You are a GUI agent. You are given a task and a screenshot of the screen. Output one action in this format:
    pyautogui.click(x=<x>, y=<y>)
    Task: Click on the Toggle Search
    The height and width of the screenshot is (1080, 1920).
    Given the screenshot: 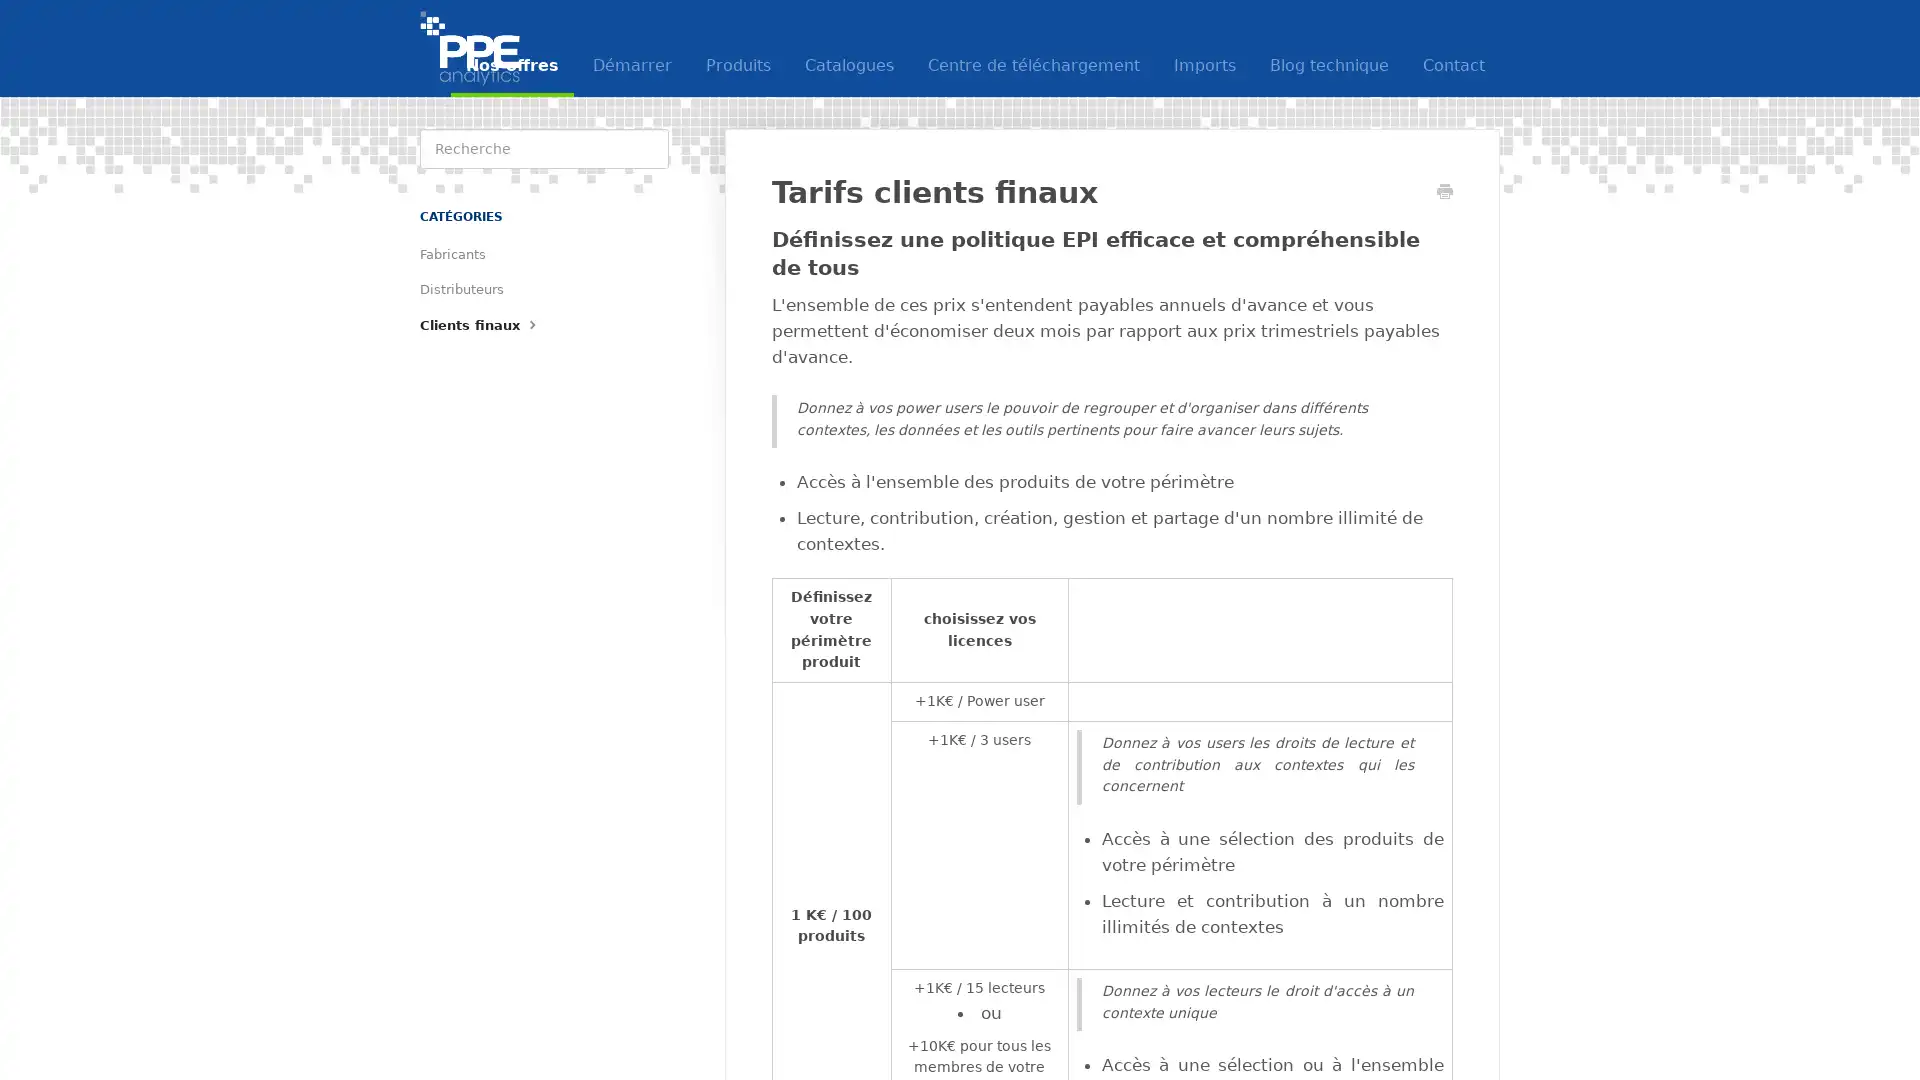 What is the action you would take?
    pyautogui.click(x=648, y=148)
    